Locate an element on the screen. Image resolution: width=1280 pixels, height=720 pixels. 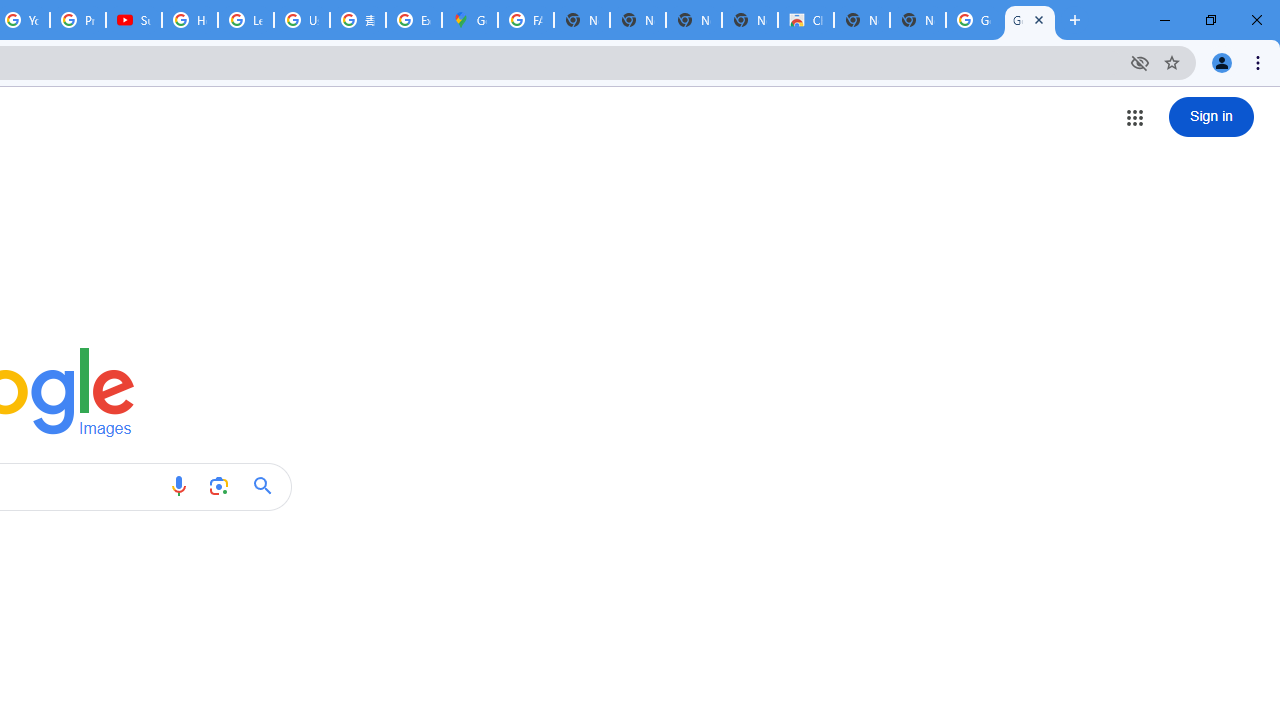
'Chrome Web Store' is located at coordinates (806, 20).